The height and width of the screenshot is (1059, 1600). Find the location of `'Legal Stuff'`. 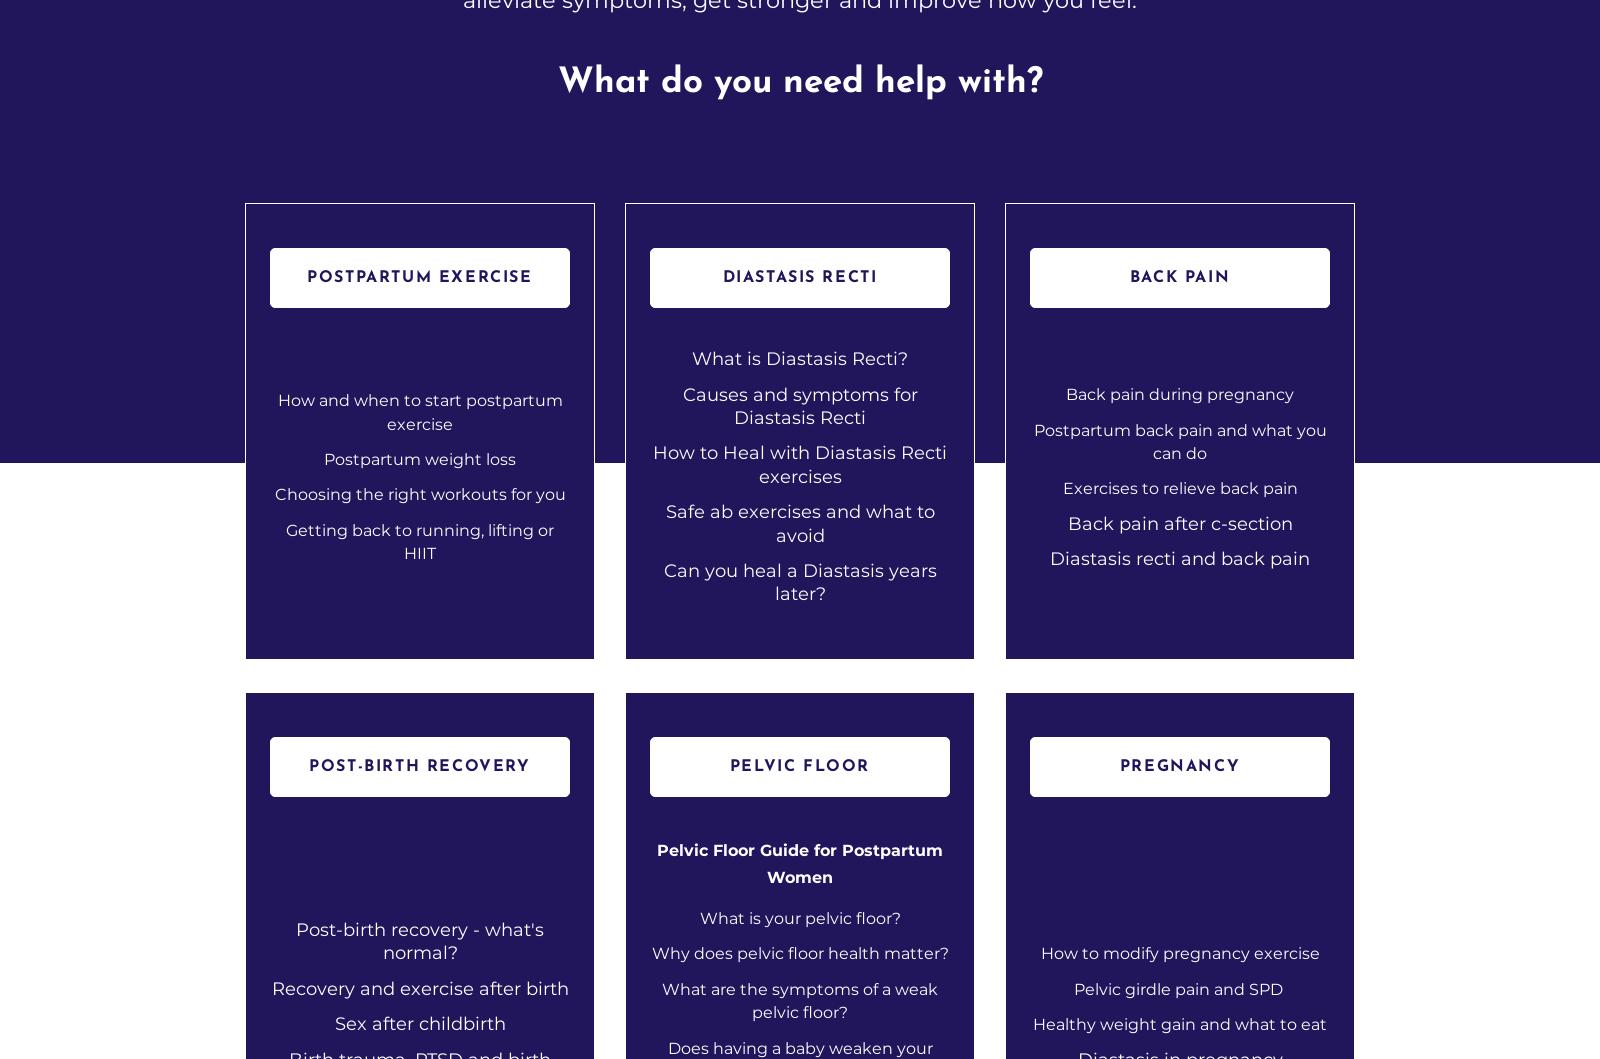

'Legal Stuff' is located at coordinates (1258, 624).